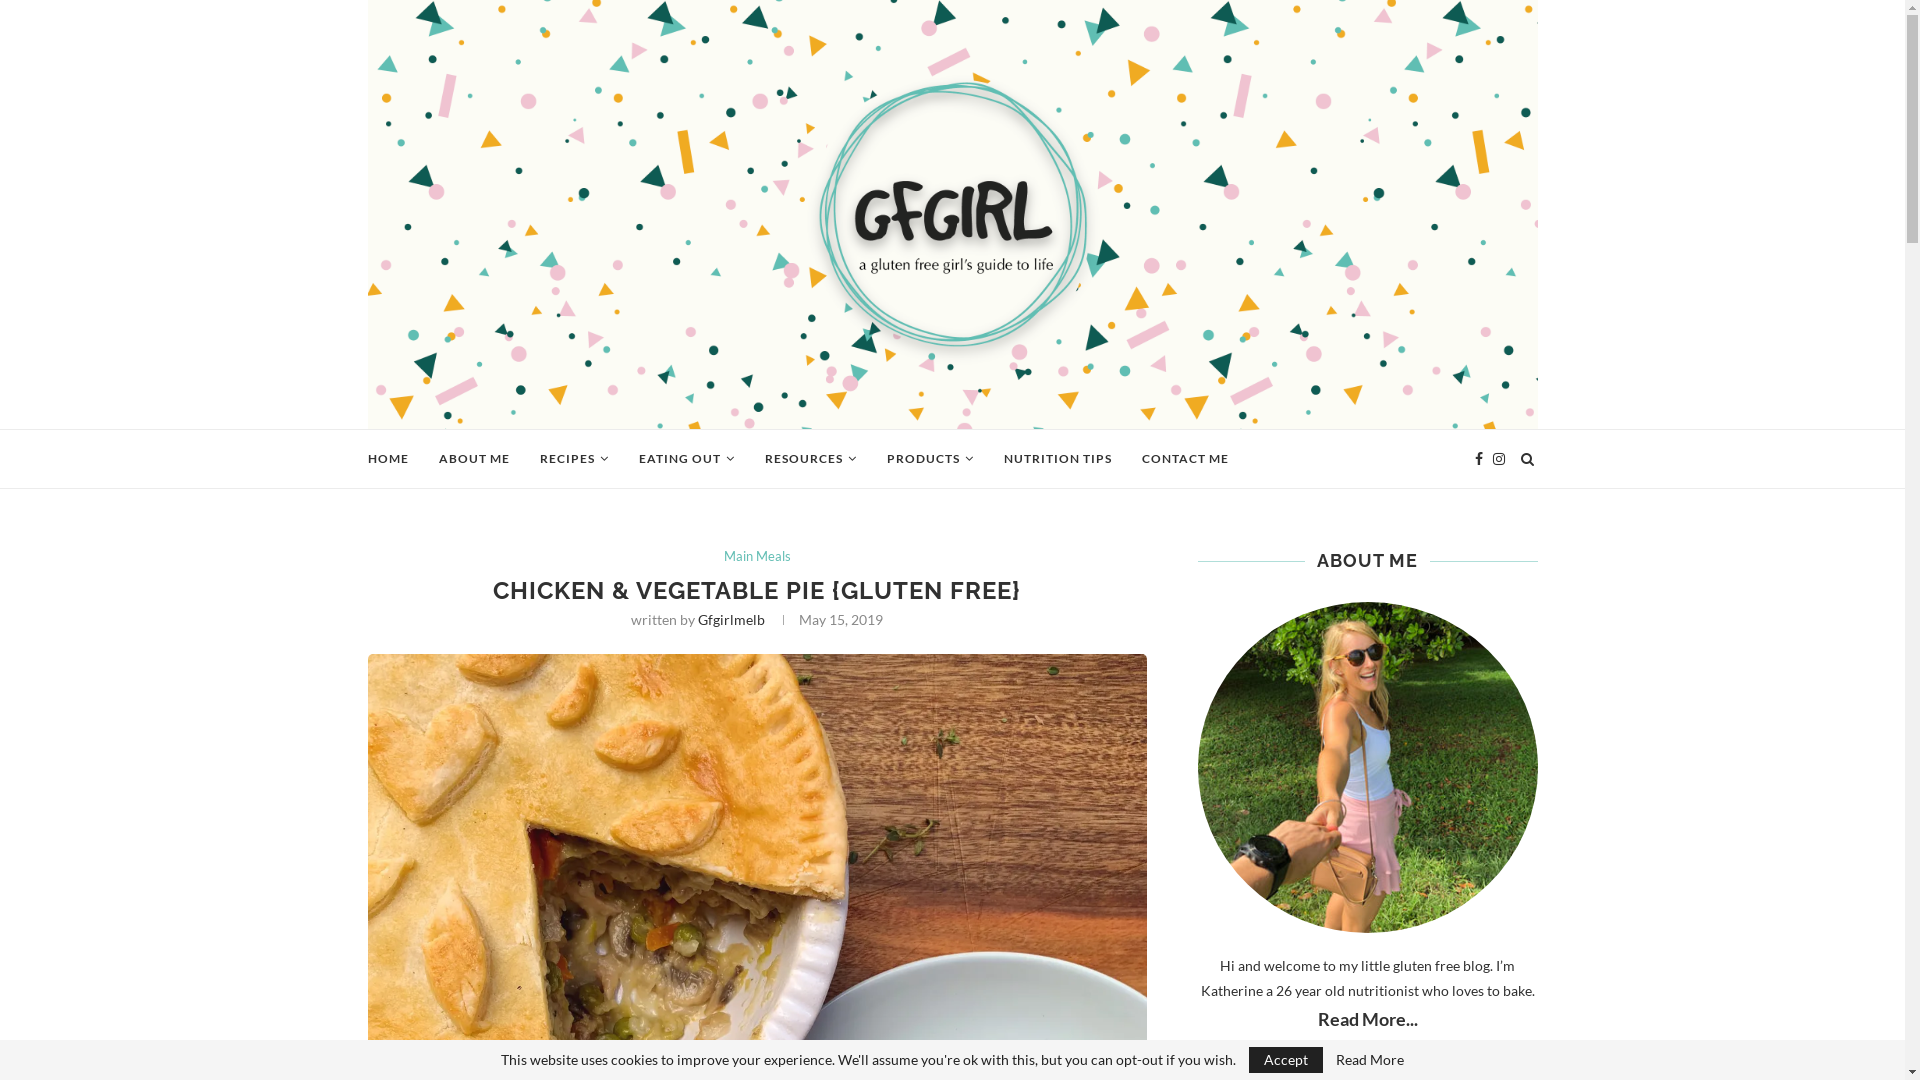 The image size is (1920, 1080). I want to click on 'RESOURCES', so click(810, 459).